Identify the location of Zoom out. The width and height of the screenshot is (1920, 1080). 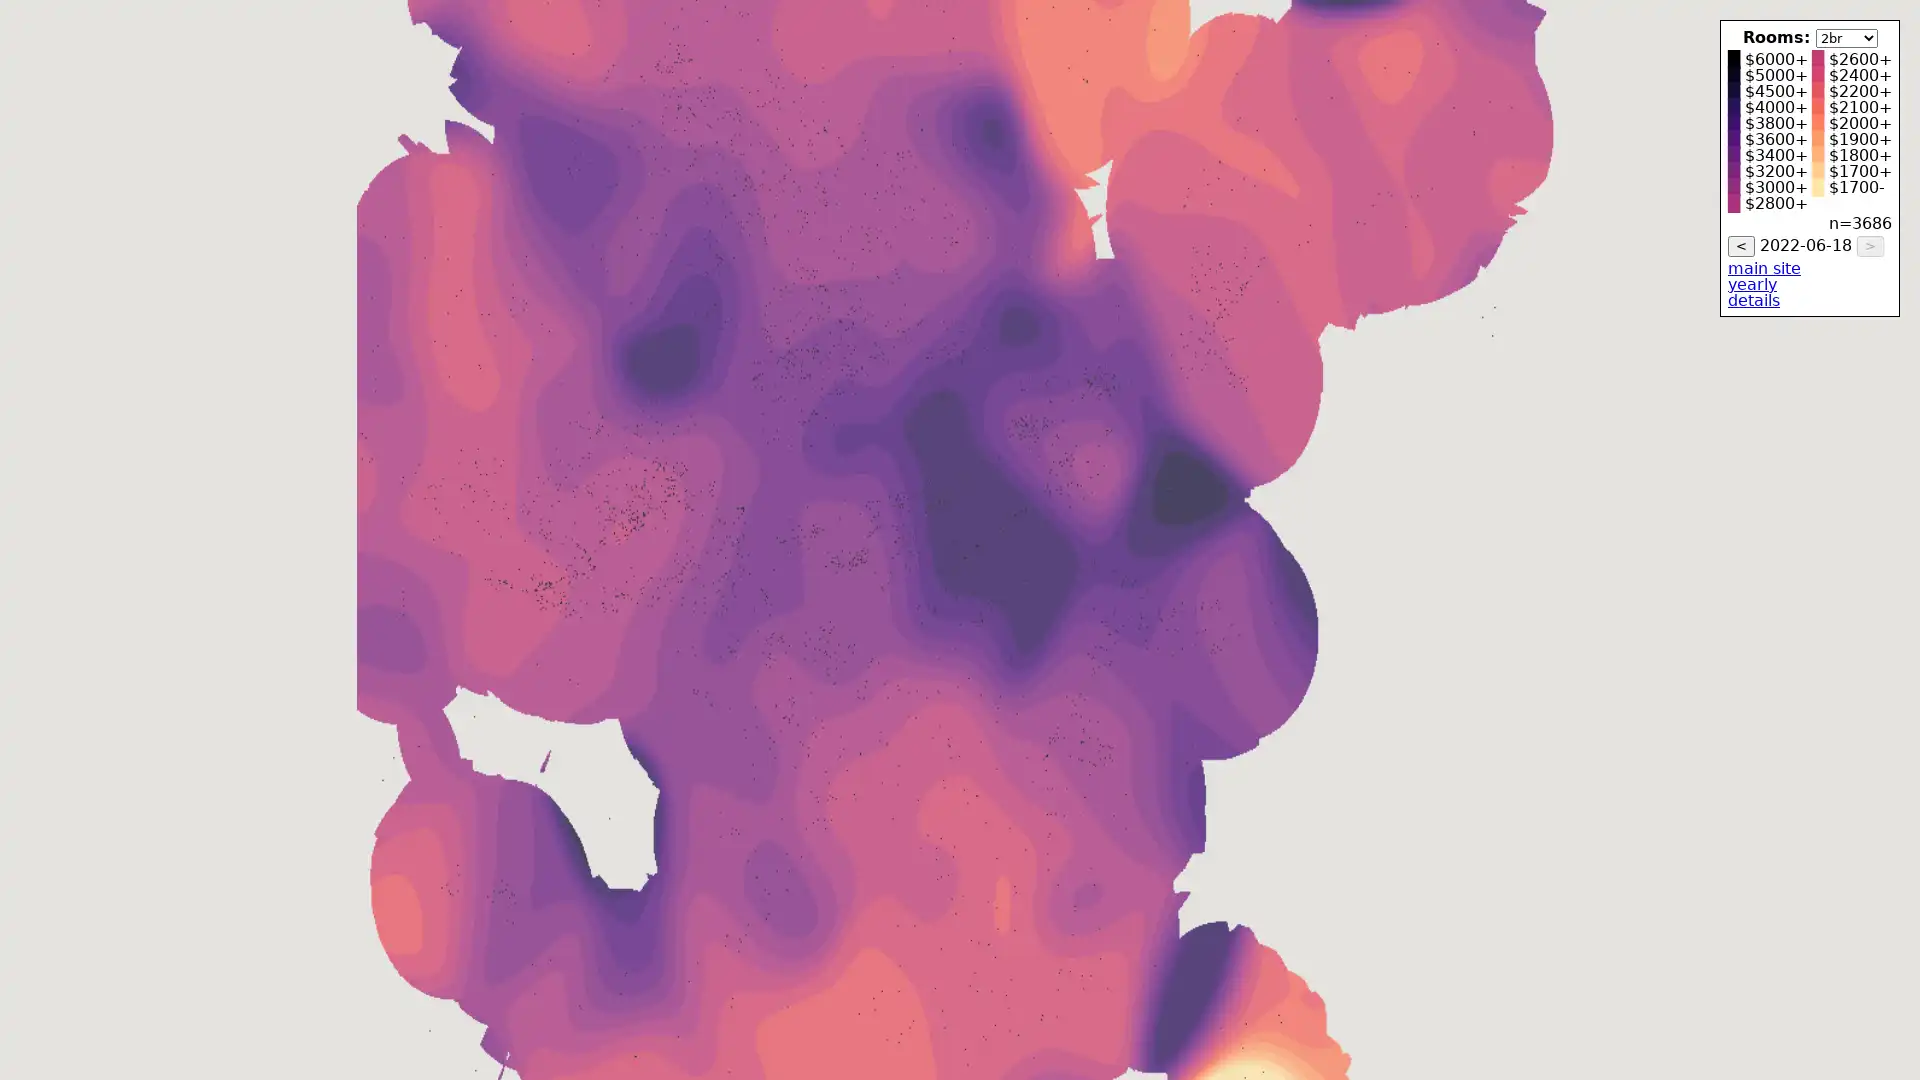
(1889, 1035).